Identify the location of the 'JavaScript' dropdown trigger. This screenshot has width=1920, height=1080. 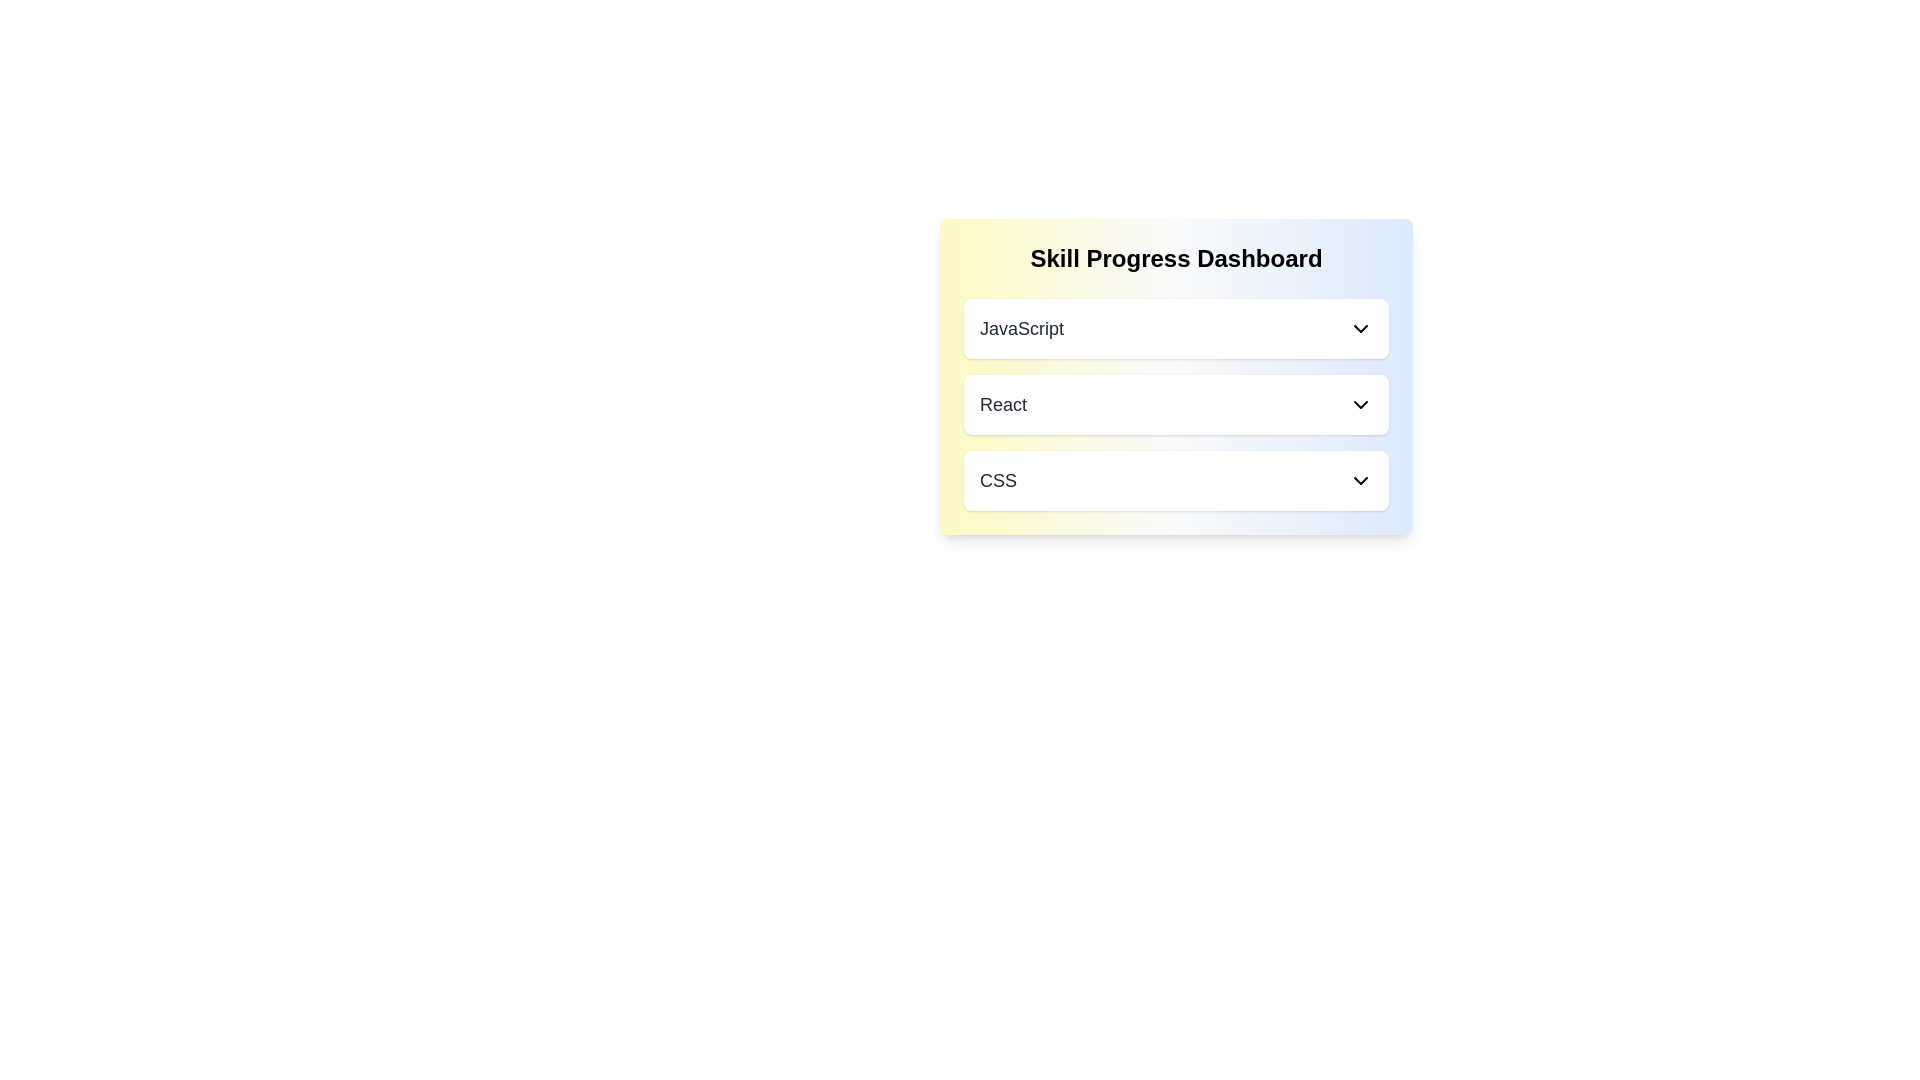
(1176, 327).